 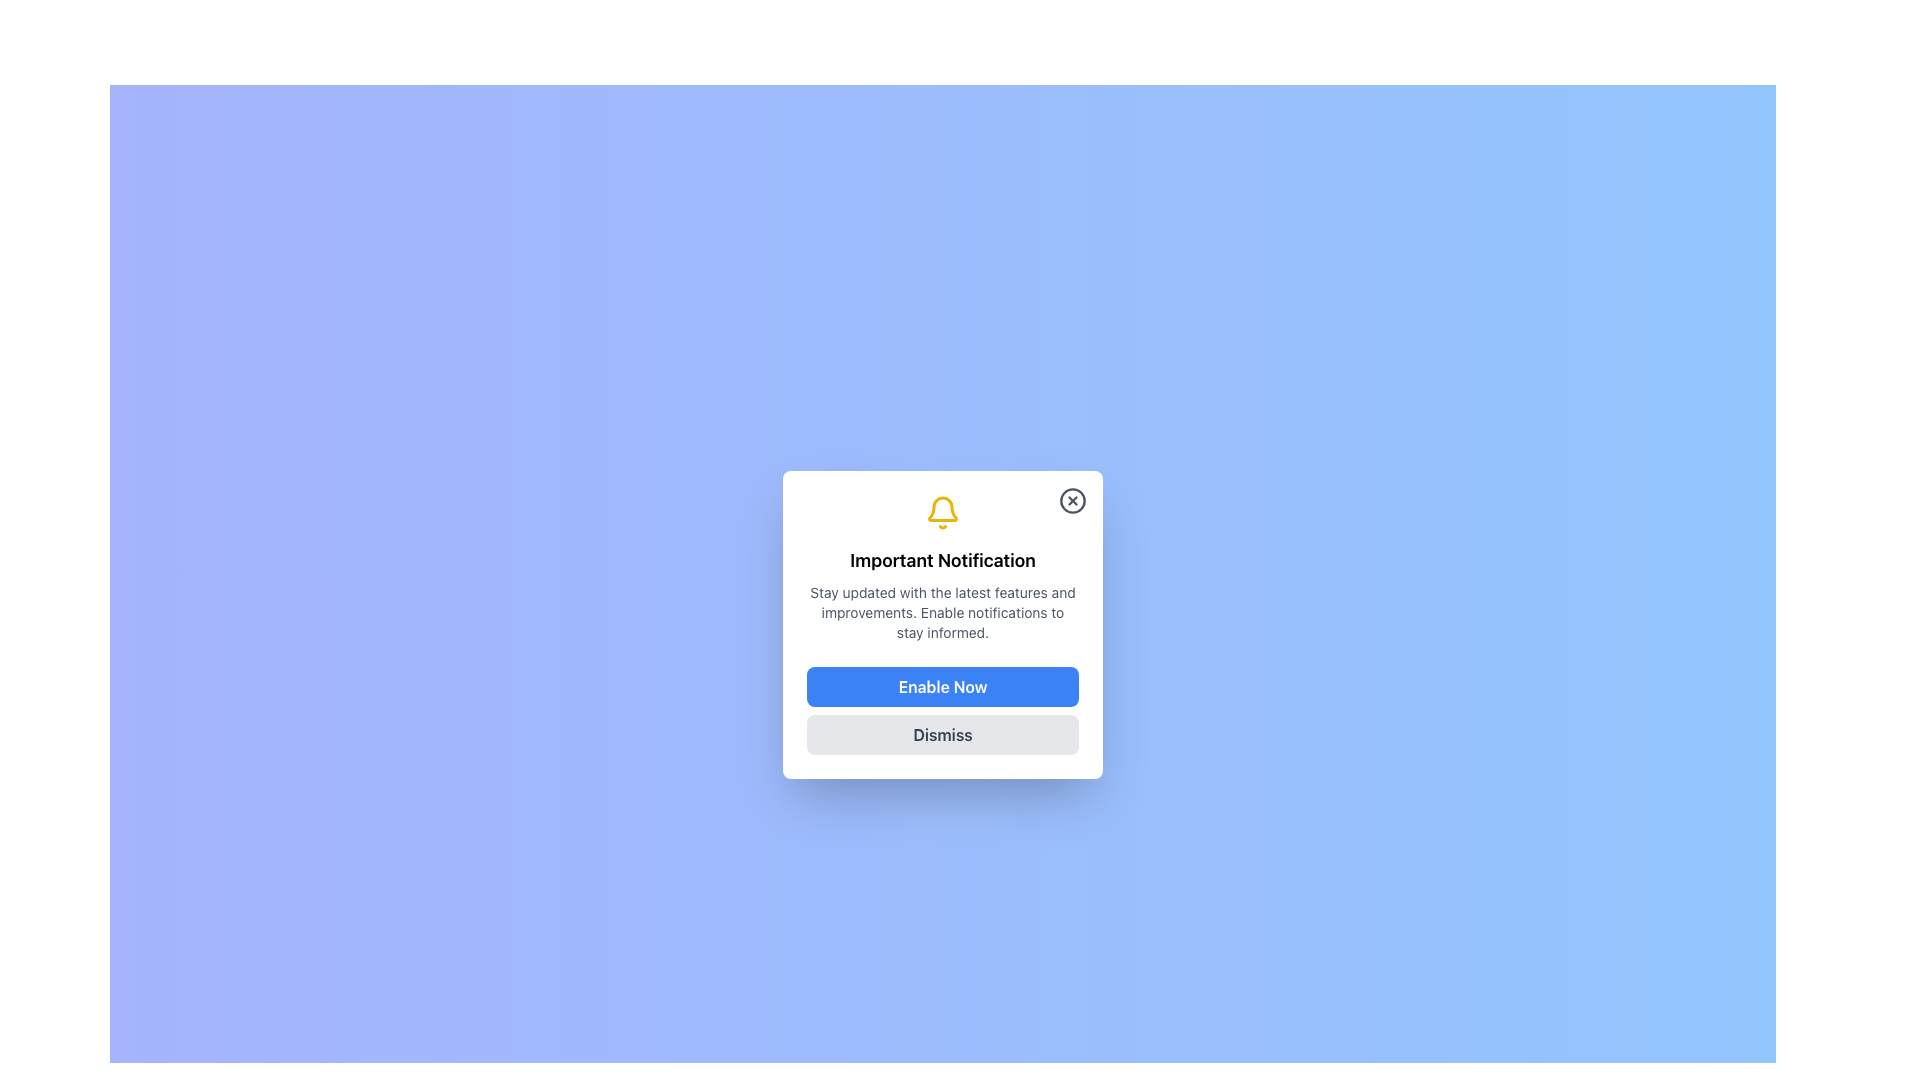 I want to click on the small circular icon button with a cross mark in the center, located at the top-right corner of the notification dialog, so click(x=1072, y=500).